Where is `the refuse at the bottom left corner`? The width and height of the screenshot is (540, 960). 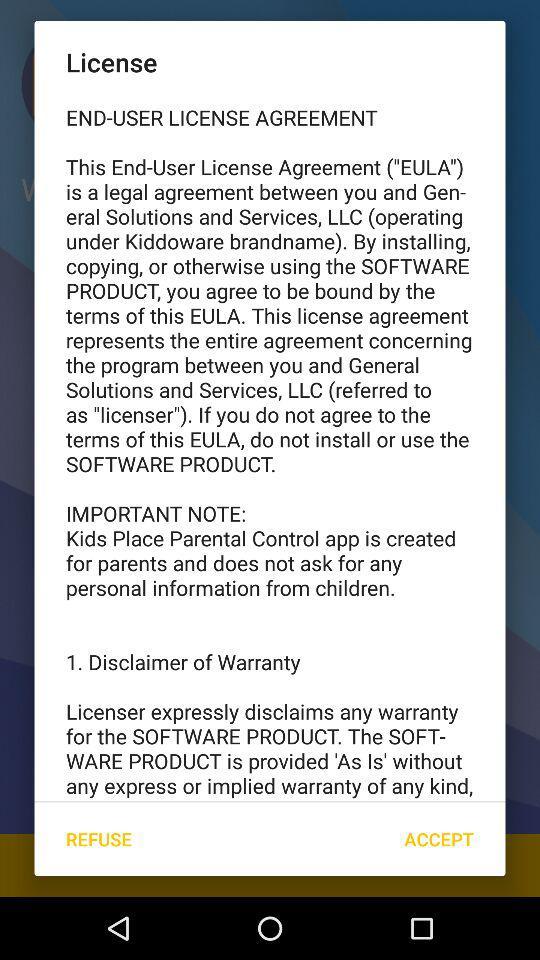 the refuse at the bottom left corner is located at coordinates (97, 839).